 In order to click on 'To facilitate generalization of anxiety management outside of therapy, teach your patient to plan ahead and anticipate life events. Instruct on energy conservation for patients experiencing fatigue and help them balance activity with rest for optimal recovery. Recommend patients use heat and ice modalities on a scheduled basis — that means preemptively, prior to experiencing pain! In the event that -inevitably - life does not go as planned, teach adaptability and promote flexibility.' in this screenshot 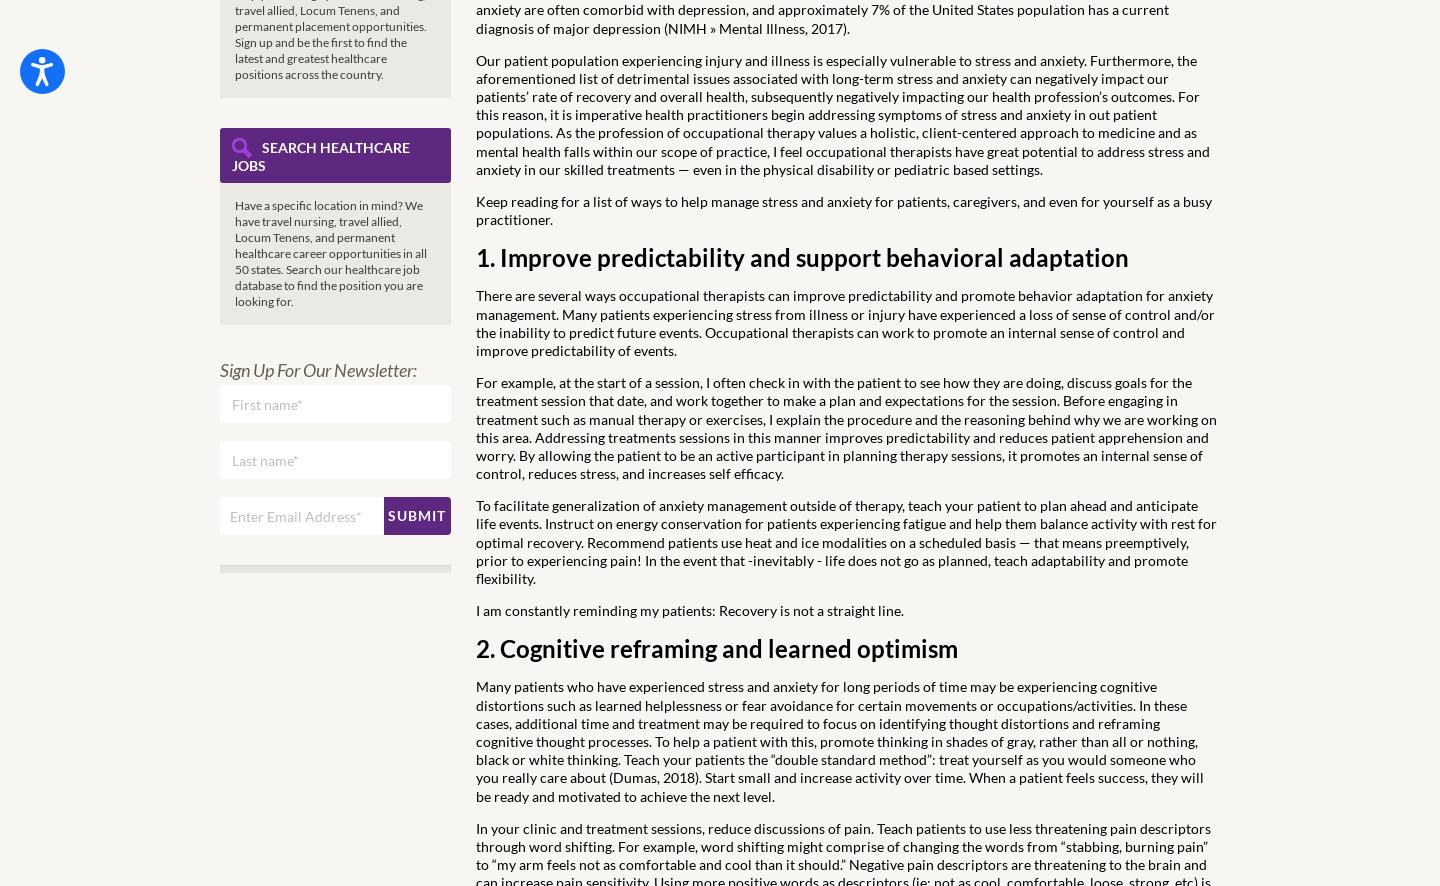, I will do `click(476, 541)`.